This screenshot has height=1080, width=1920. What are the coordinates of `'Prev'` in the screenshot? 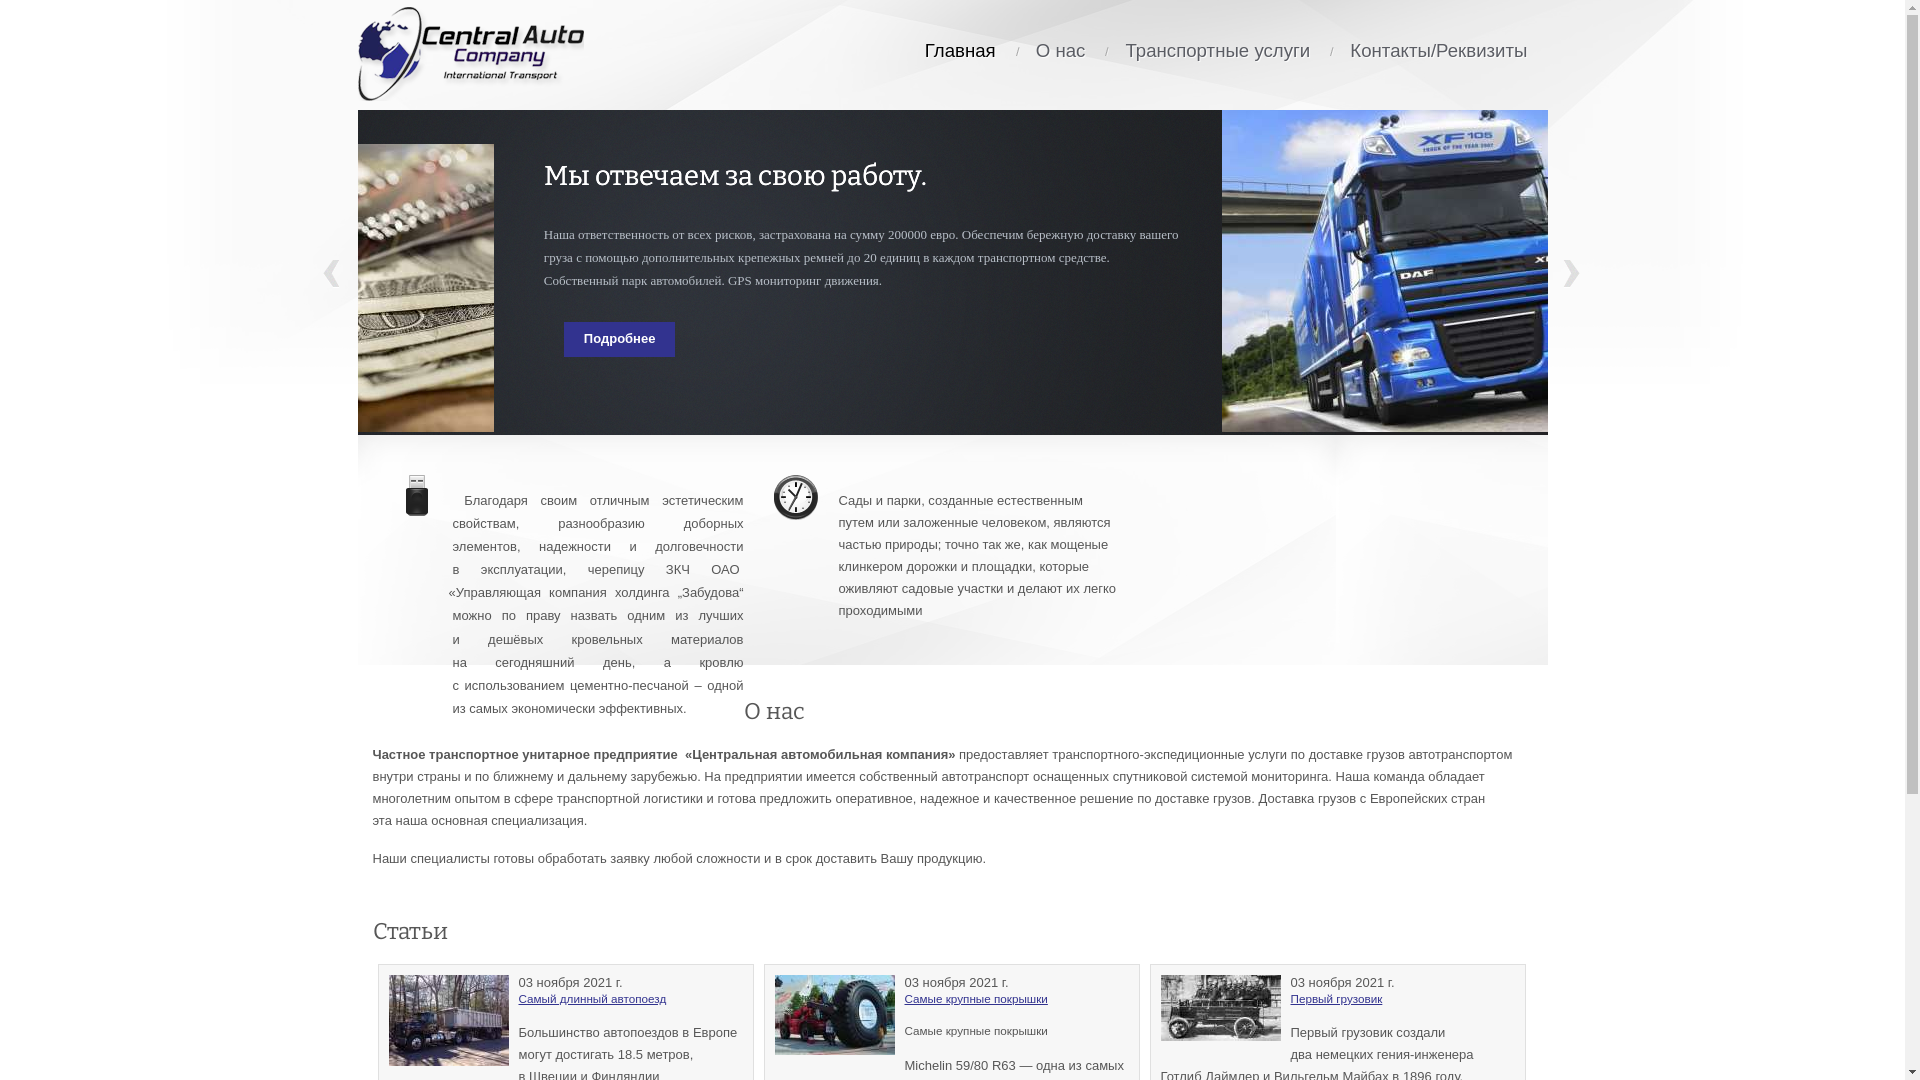 It's located at (331, 273).